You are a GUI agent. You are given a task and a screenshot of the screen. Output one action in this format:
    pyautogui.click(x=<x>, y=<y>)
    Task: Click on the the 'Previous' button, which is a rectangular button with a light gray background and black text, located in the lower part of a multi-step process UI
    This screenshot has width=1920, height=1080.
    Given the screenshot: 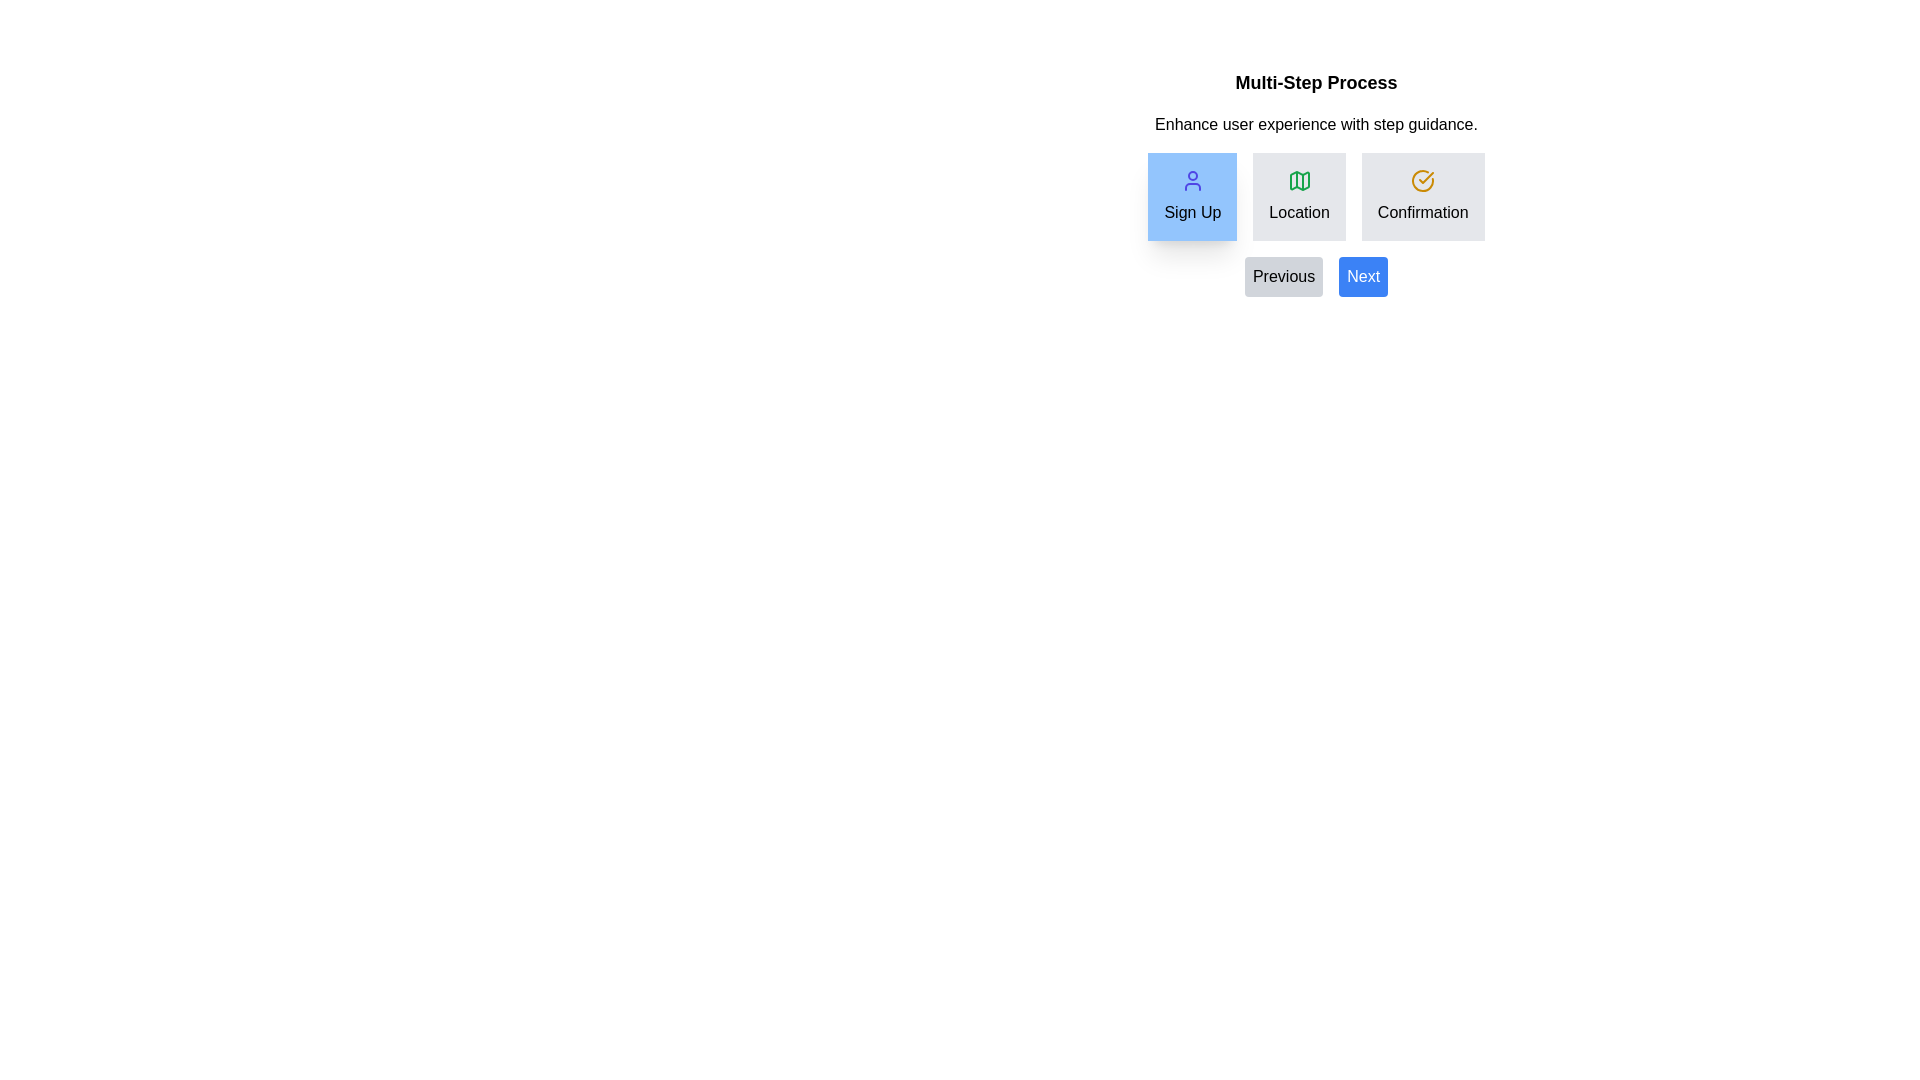 What is the action you would take?
    pyautogui.click(x=1316, y=277)
    